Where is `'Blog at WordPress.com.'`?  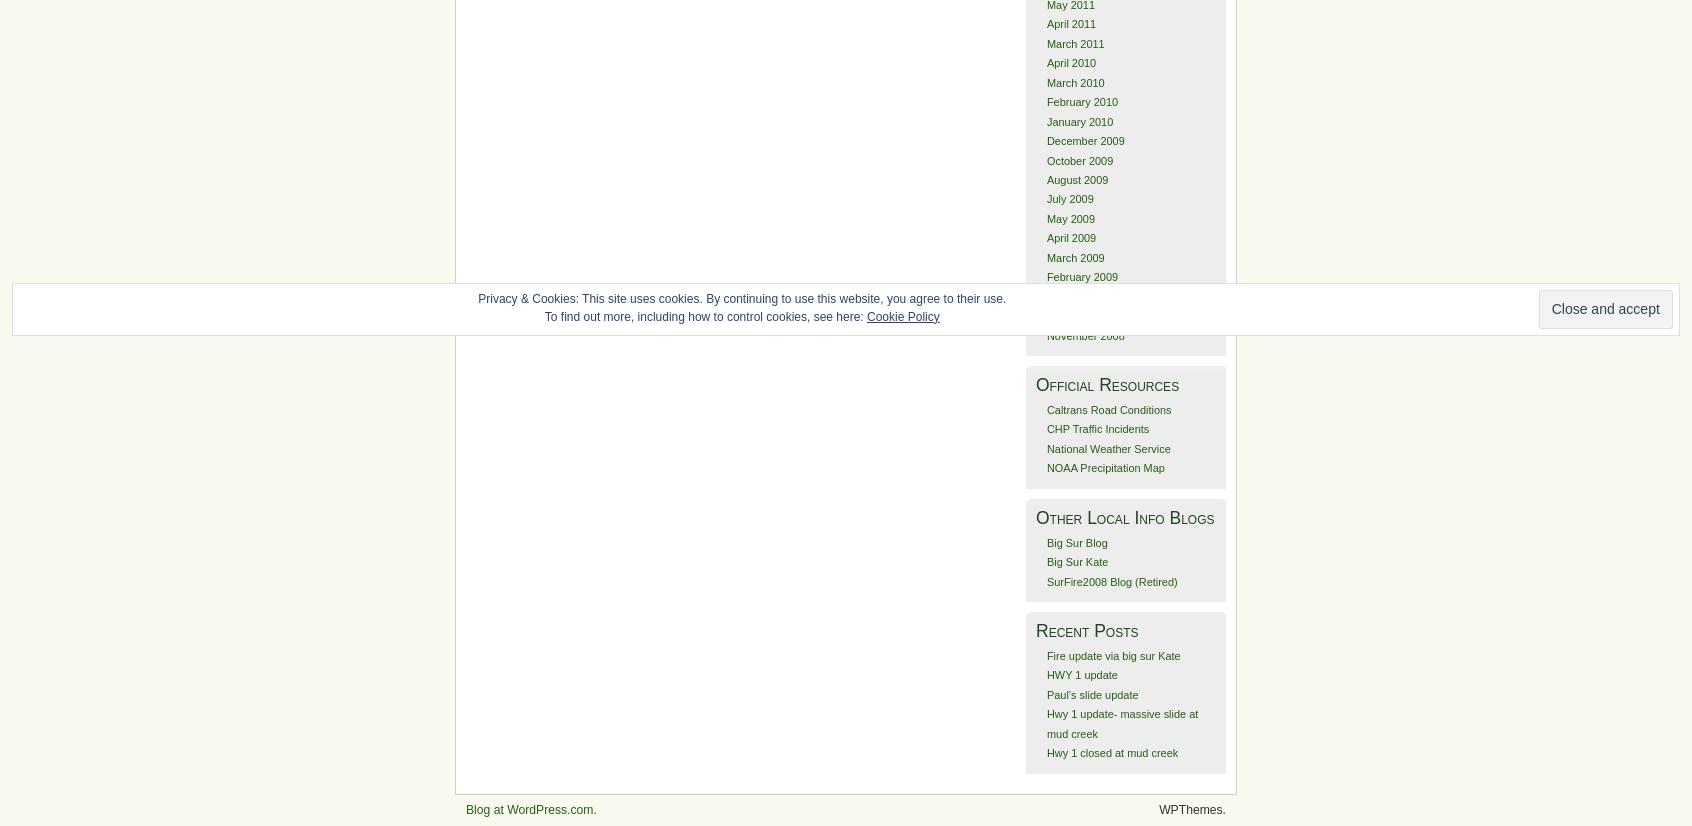
'Blog at WordPress.com.' is located at coordinates (530, 808).